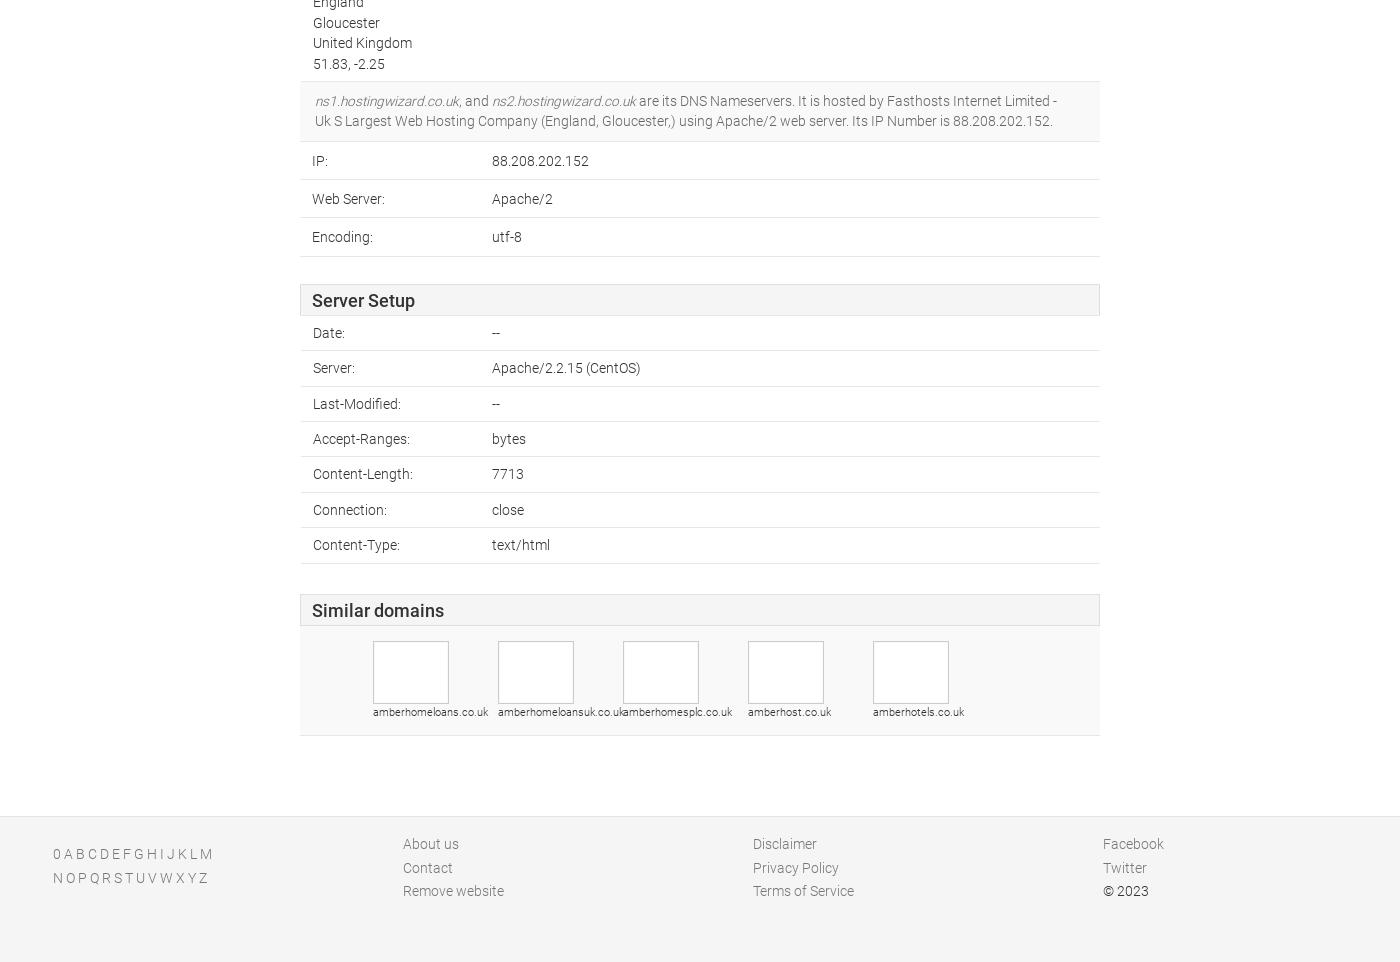  Describe the element at coordinates (564, 99) in the screenshot. I see `'ns2.hostingwizard.co.uk'` at that location.